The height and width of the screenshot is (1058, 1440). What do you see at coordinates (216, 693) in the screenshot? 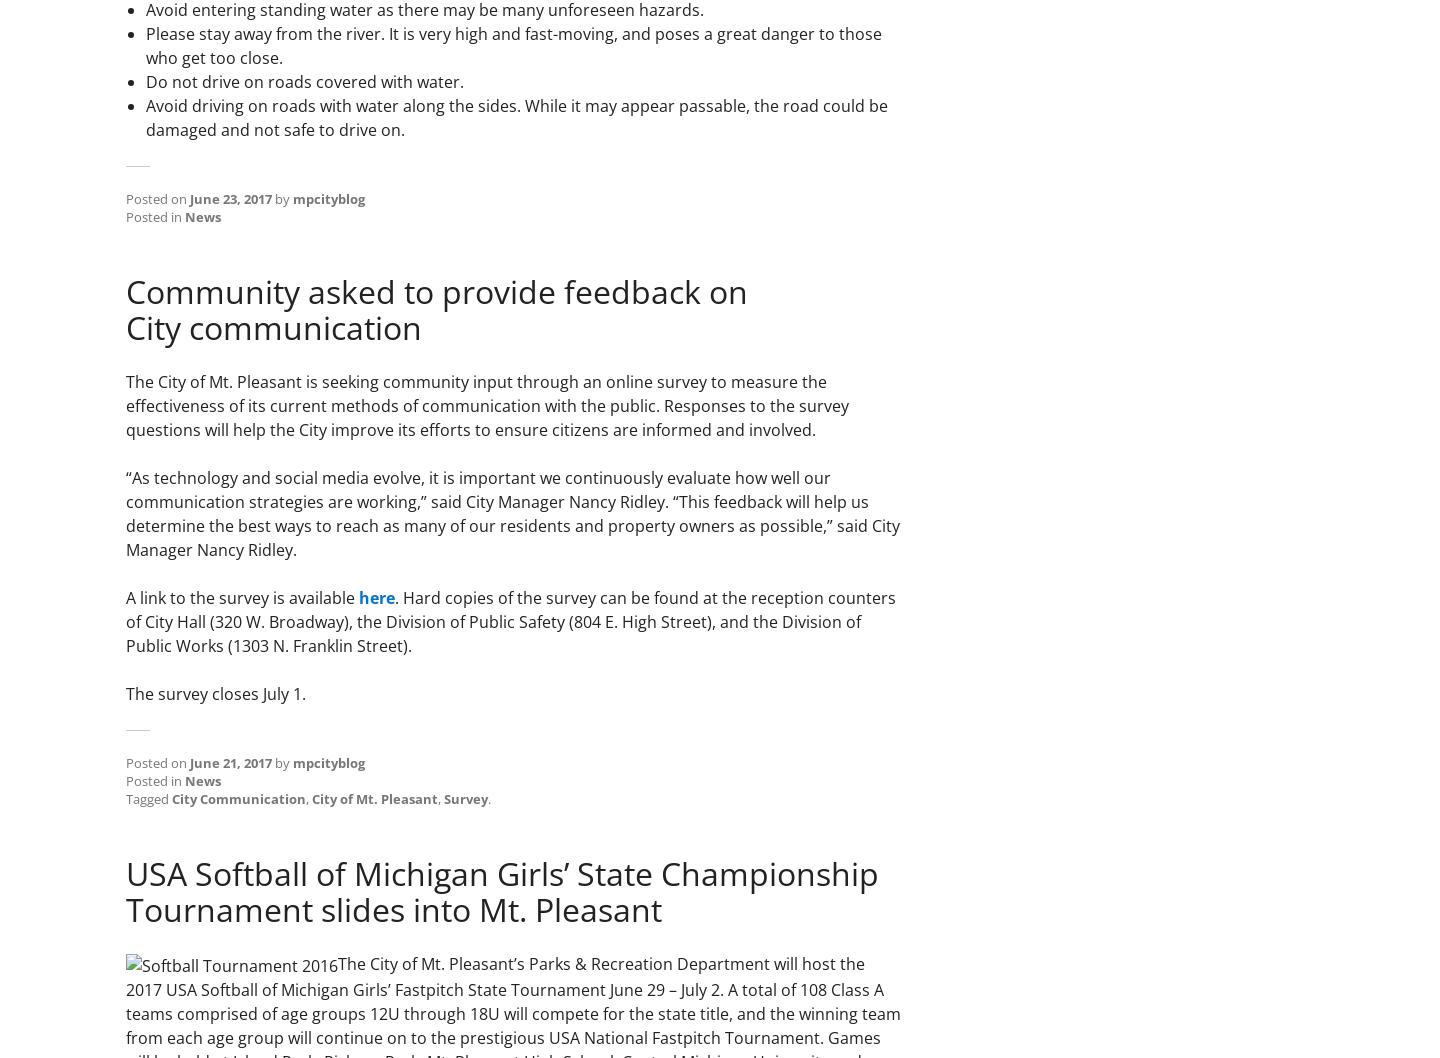
I see `'The survey closes July 1.'` at bounding box center [216, 693].